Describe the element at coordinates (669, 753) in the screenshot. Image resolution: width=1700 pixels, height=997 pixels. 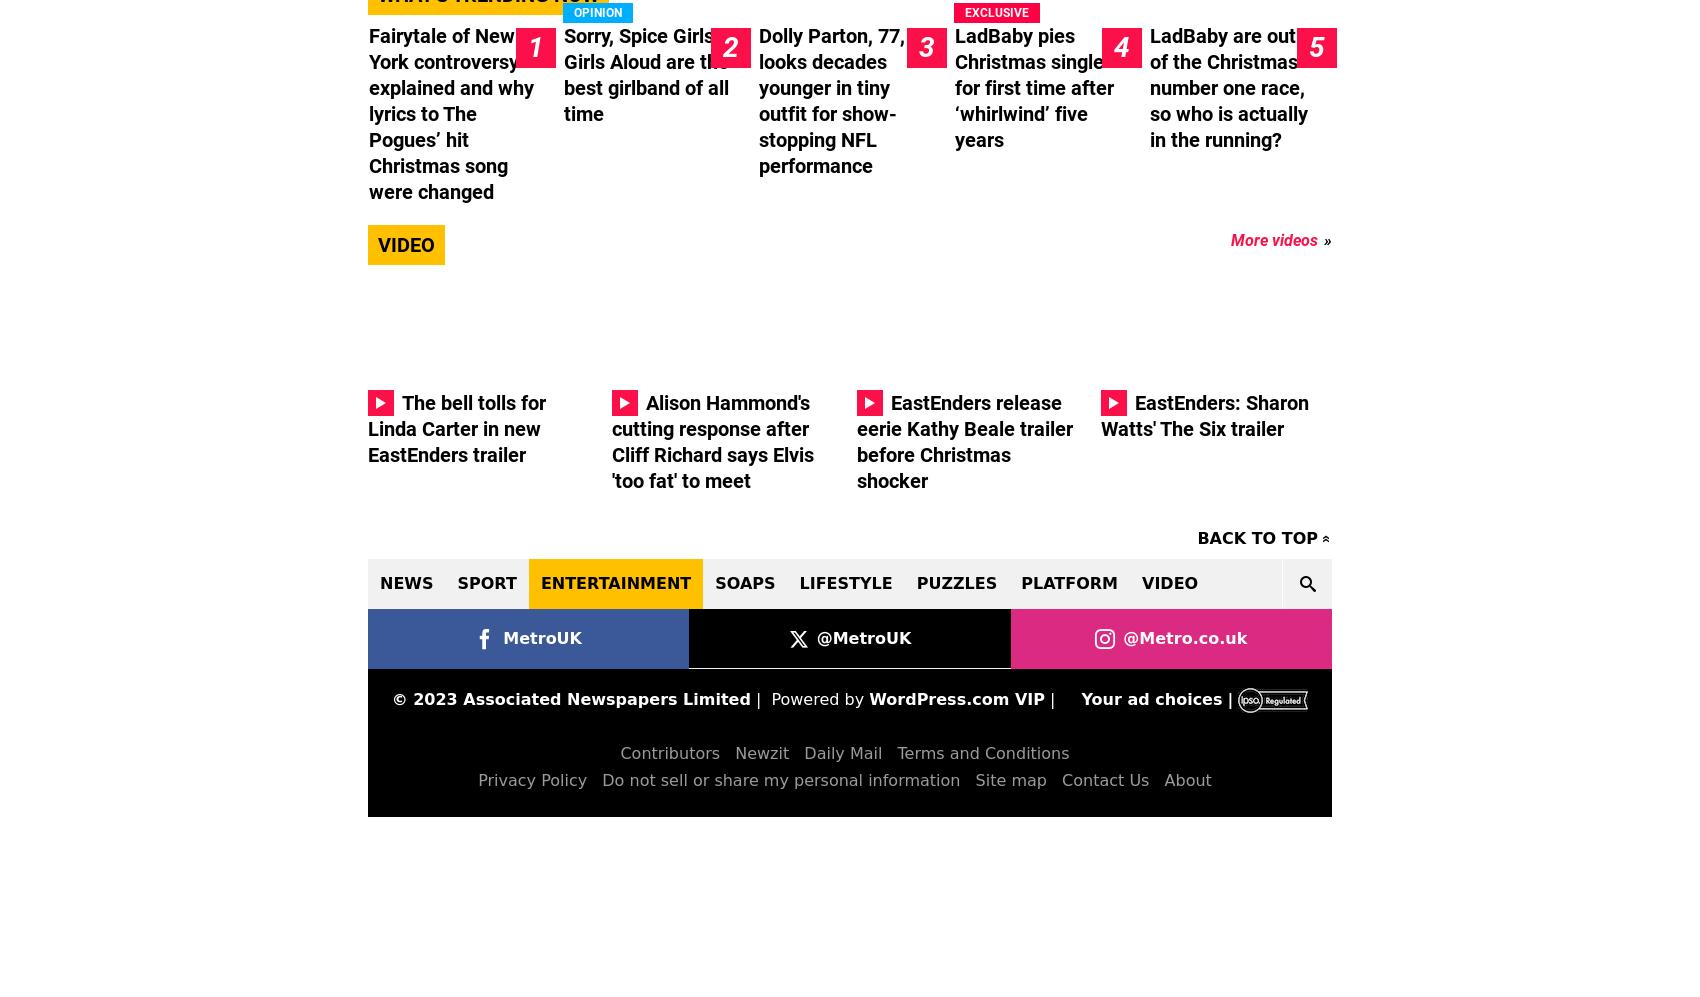
I see `'Contributors'` at that location.